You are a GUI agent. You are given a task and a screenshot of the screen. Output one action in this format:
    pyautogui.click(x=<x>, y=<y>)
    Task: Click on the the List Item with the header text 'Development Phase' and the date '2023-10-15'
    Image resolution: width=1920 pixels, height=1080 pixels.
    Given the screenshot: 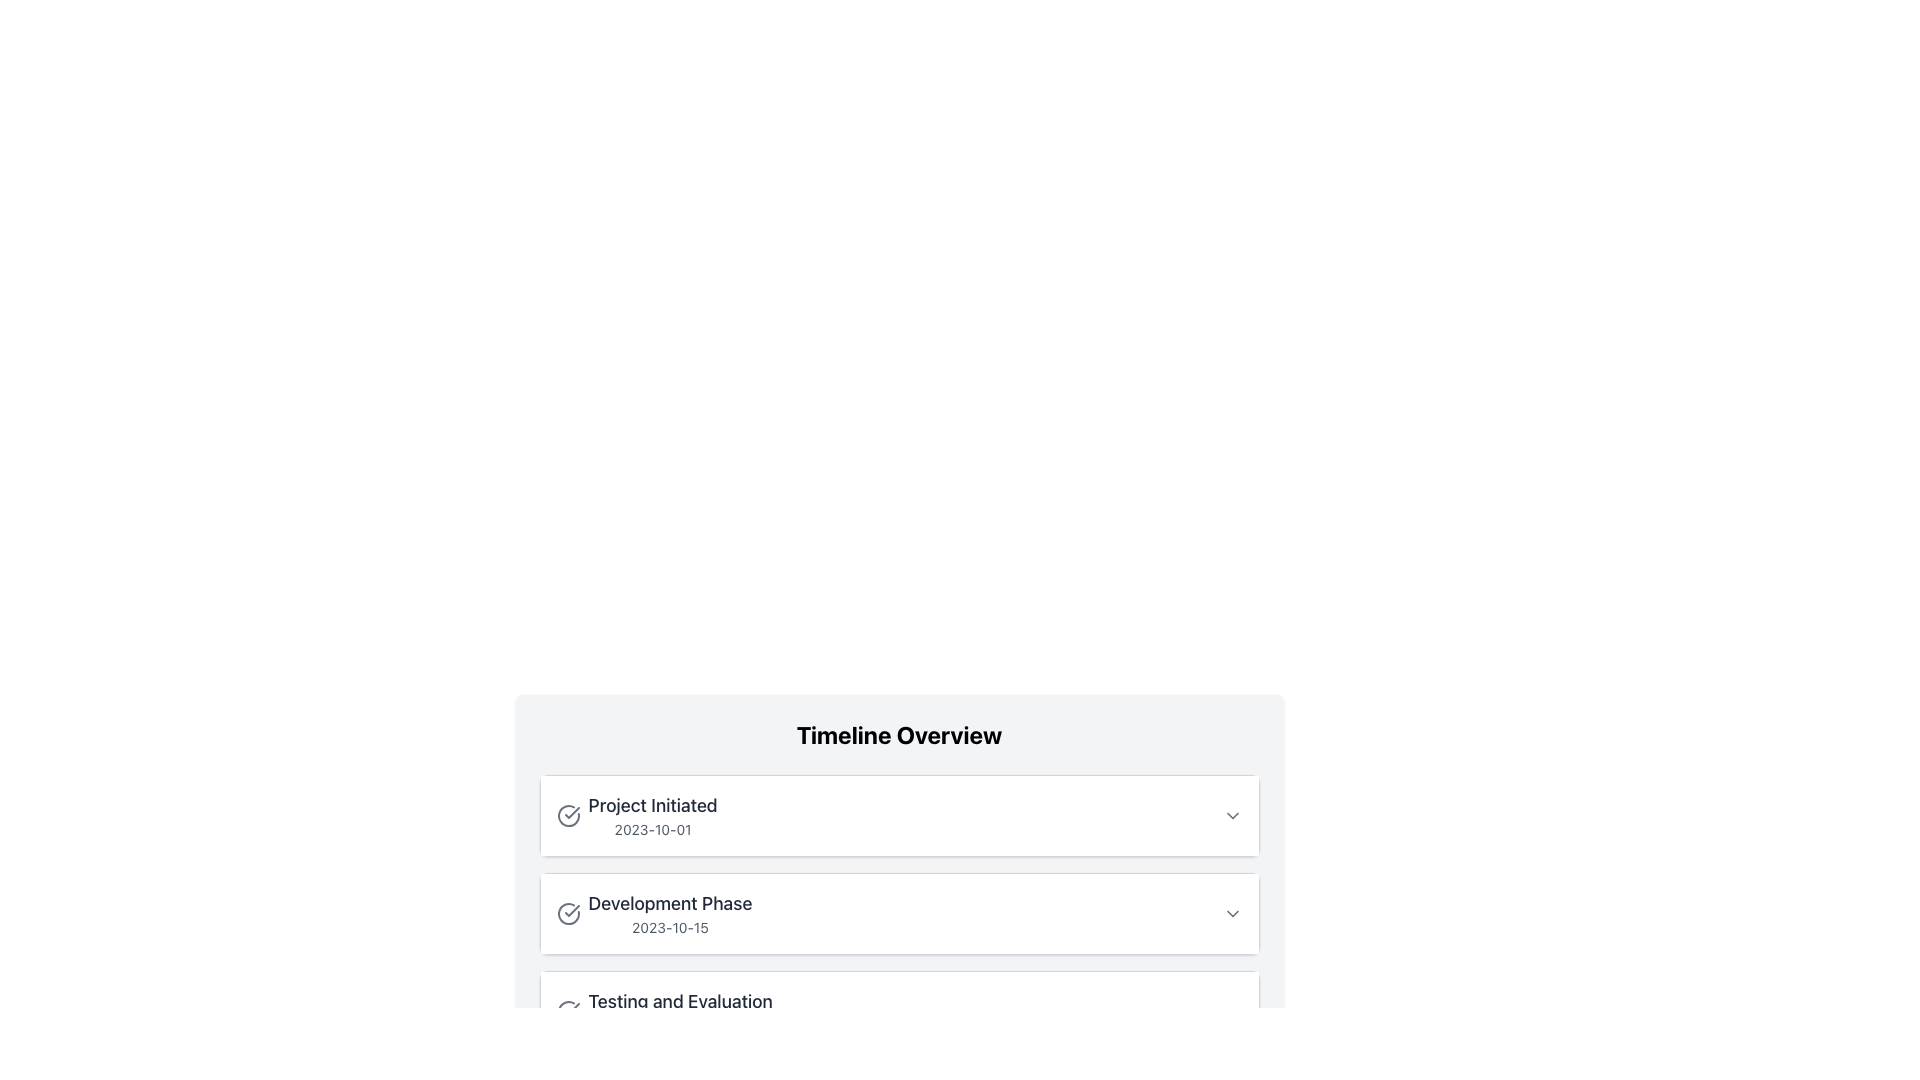 What is the action you would take?
    pyautogui.click(x=654, y=914)
    